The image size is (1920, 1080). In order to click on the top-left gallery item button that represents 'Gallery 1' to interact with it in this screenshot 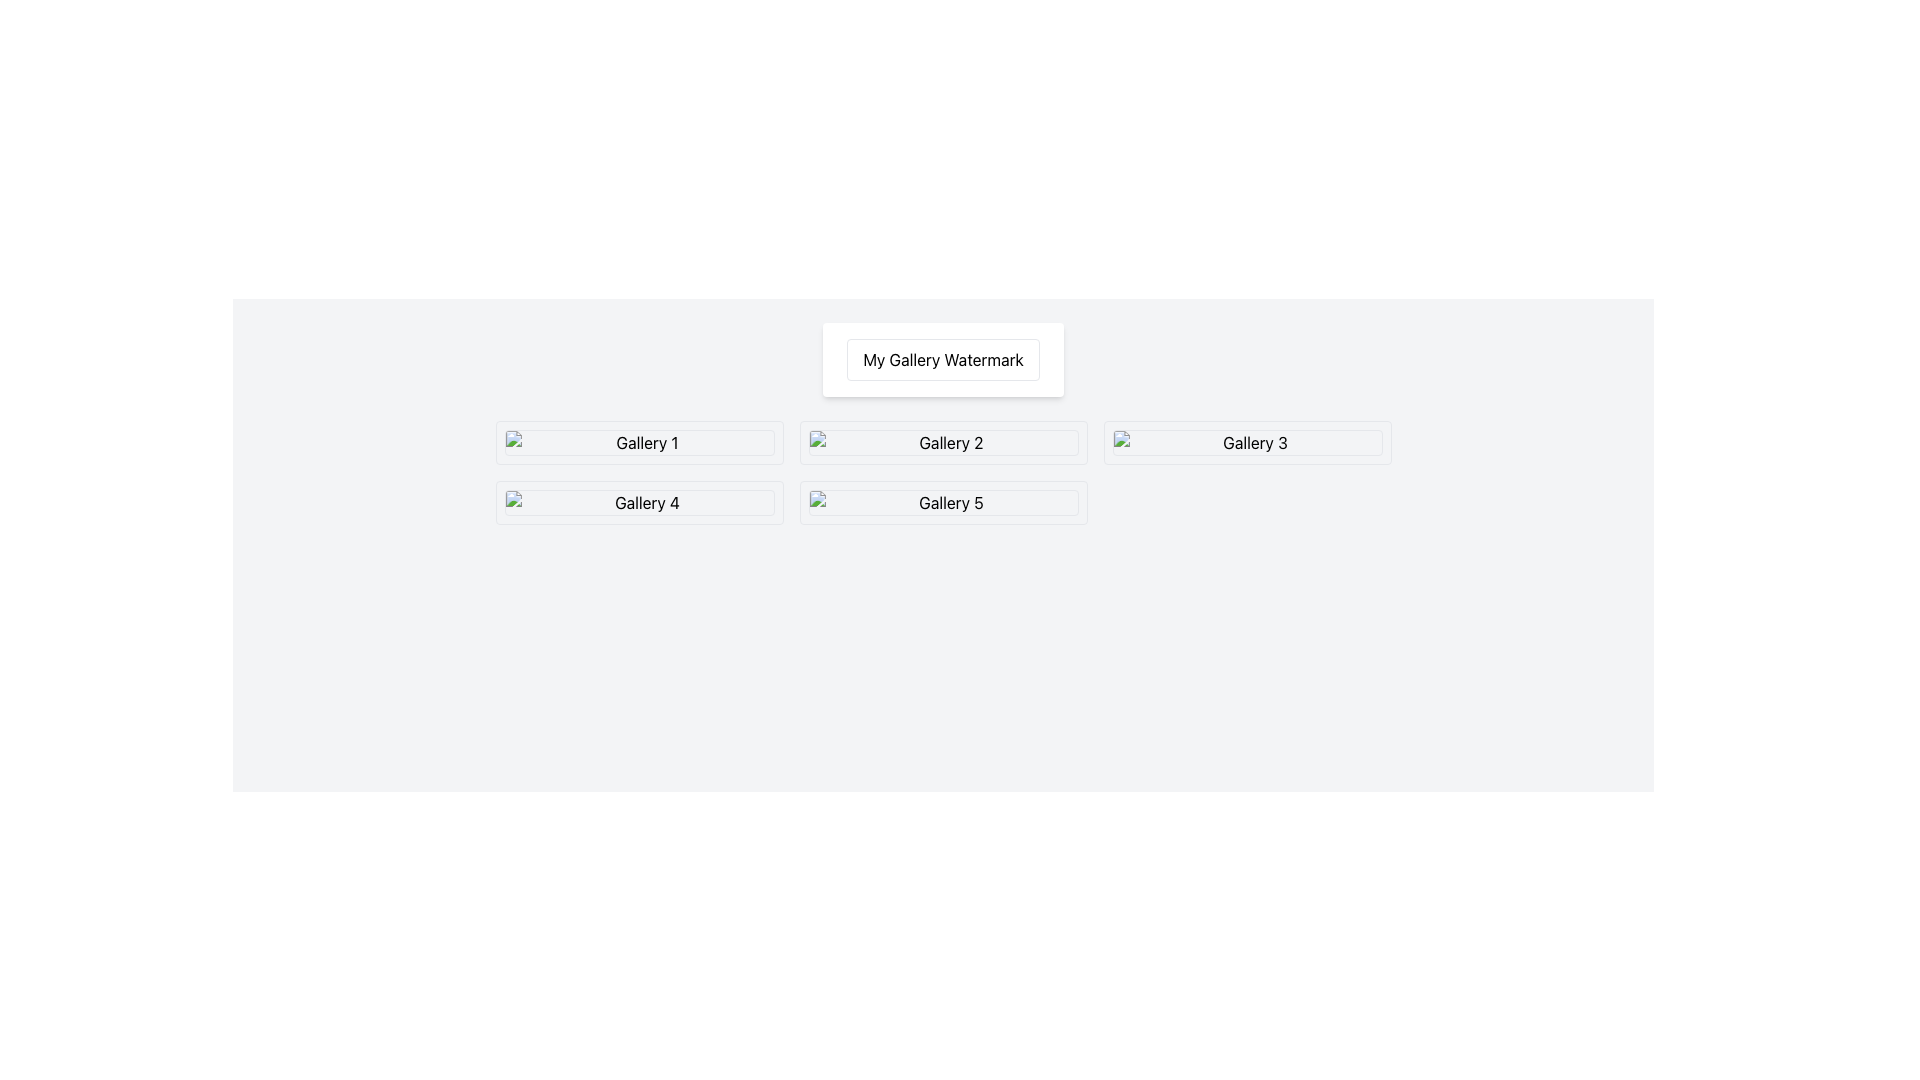, I will do `click(638, 442)`.